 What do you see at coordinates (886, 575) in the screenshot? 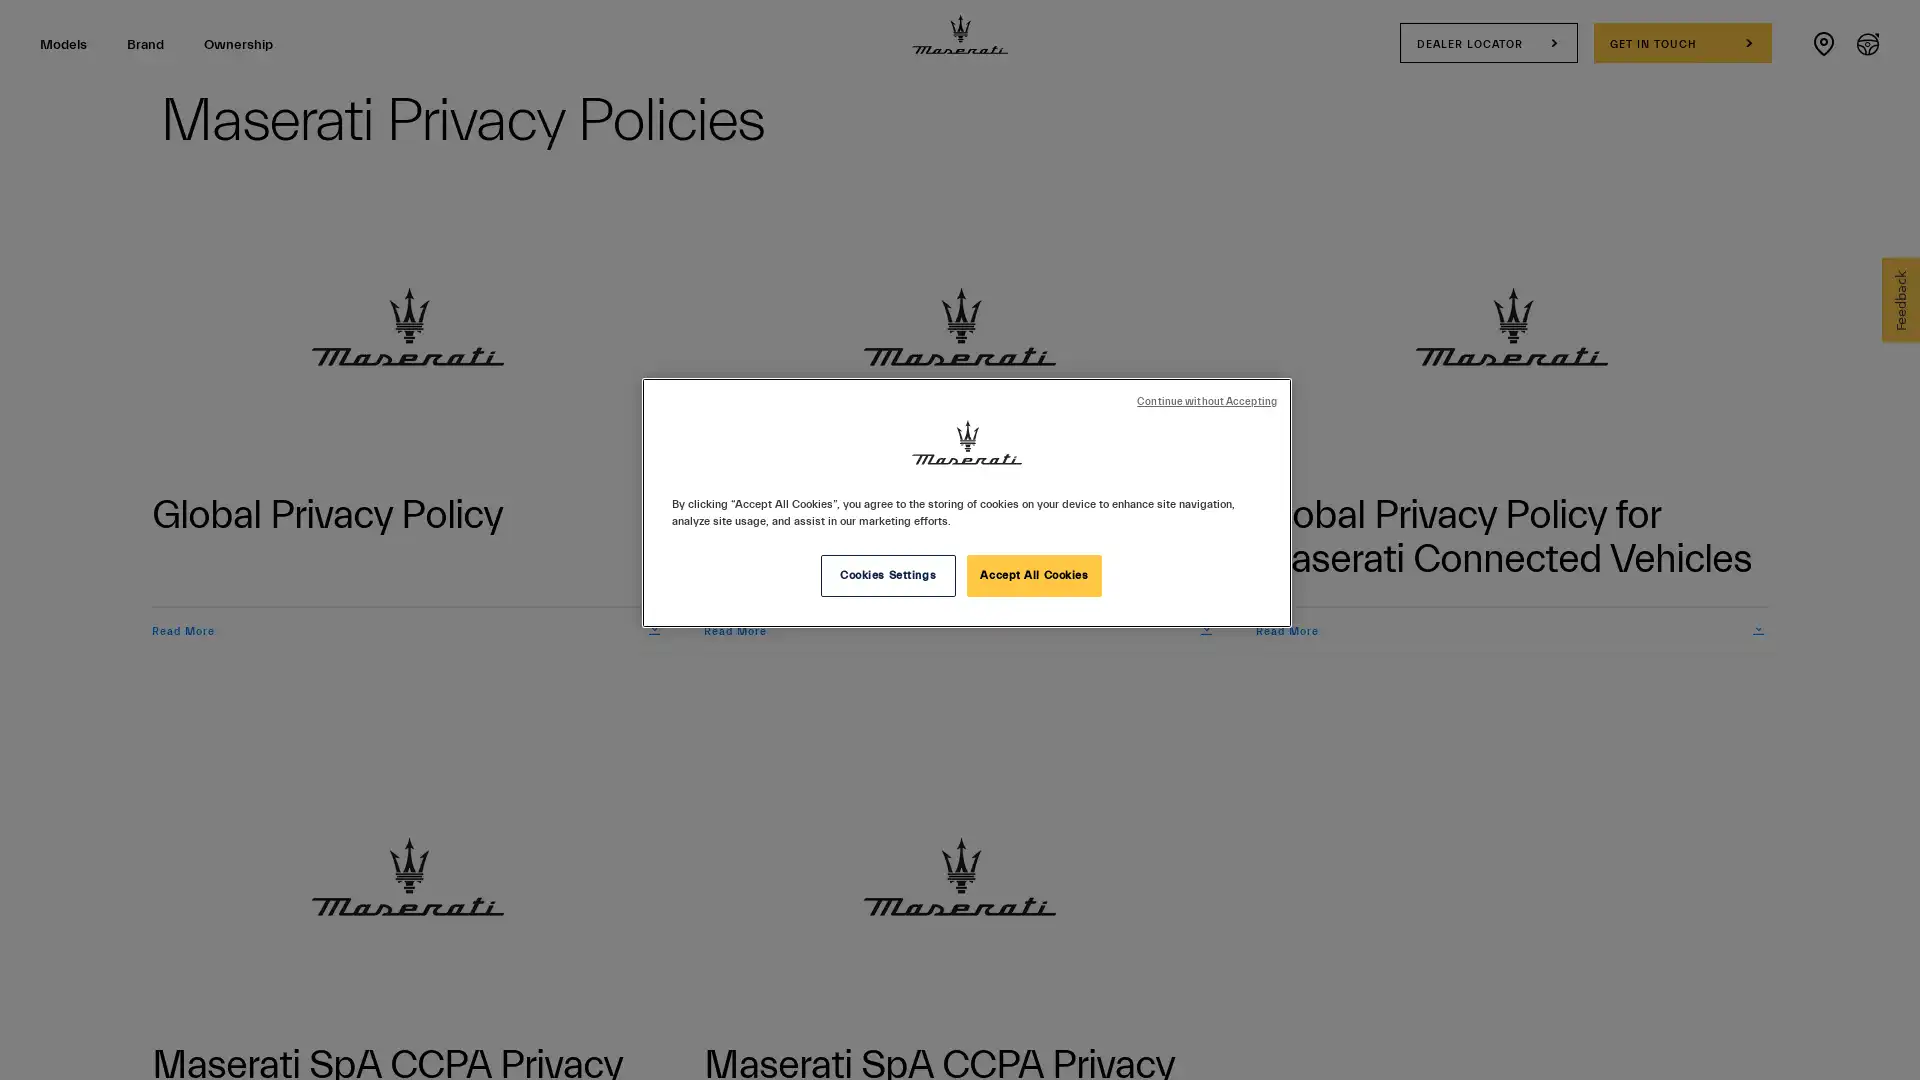
I see `Cookies Settings` at bounding box center [886, 575].